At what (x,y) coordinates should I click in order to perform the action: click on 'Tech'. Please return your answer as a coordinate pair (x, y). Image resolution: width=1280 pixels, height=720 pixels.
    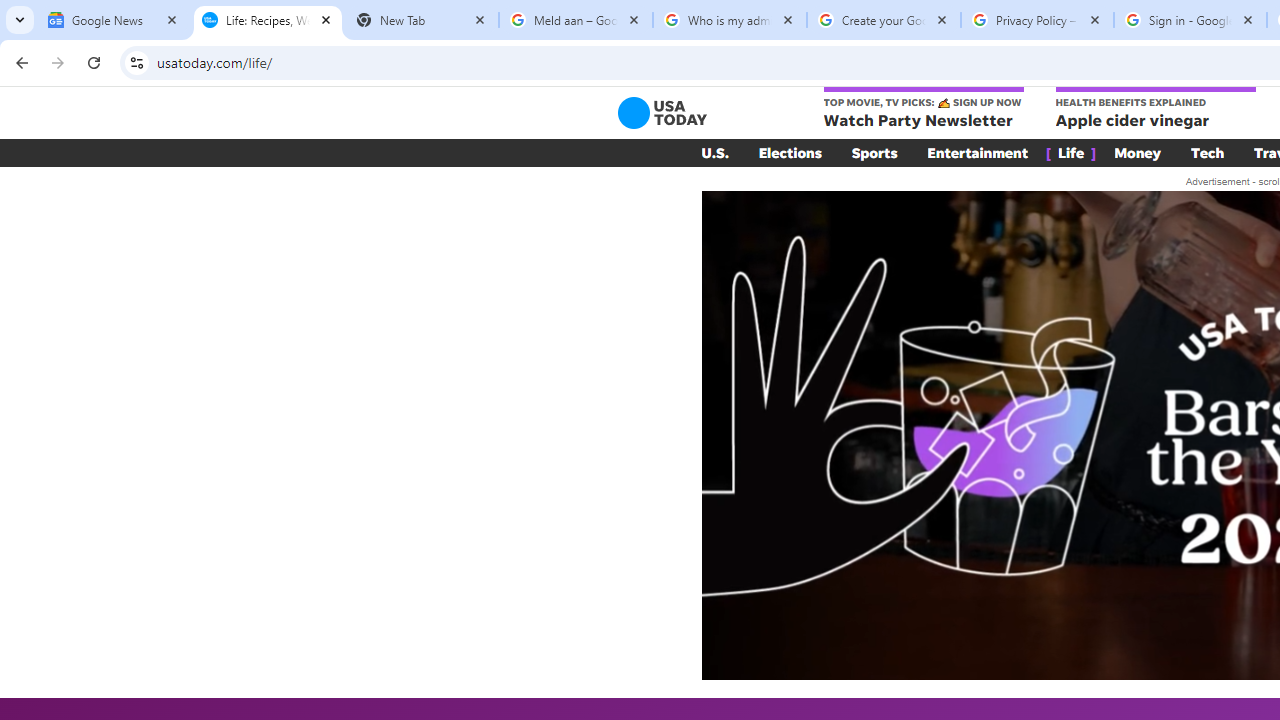
    Looking at the image, I should click on (1206, 152).